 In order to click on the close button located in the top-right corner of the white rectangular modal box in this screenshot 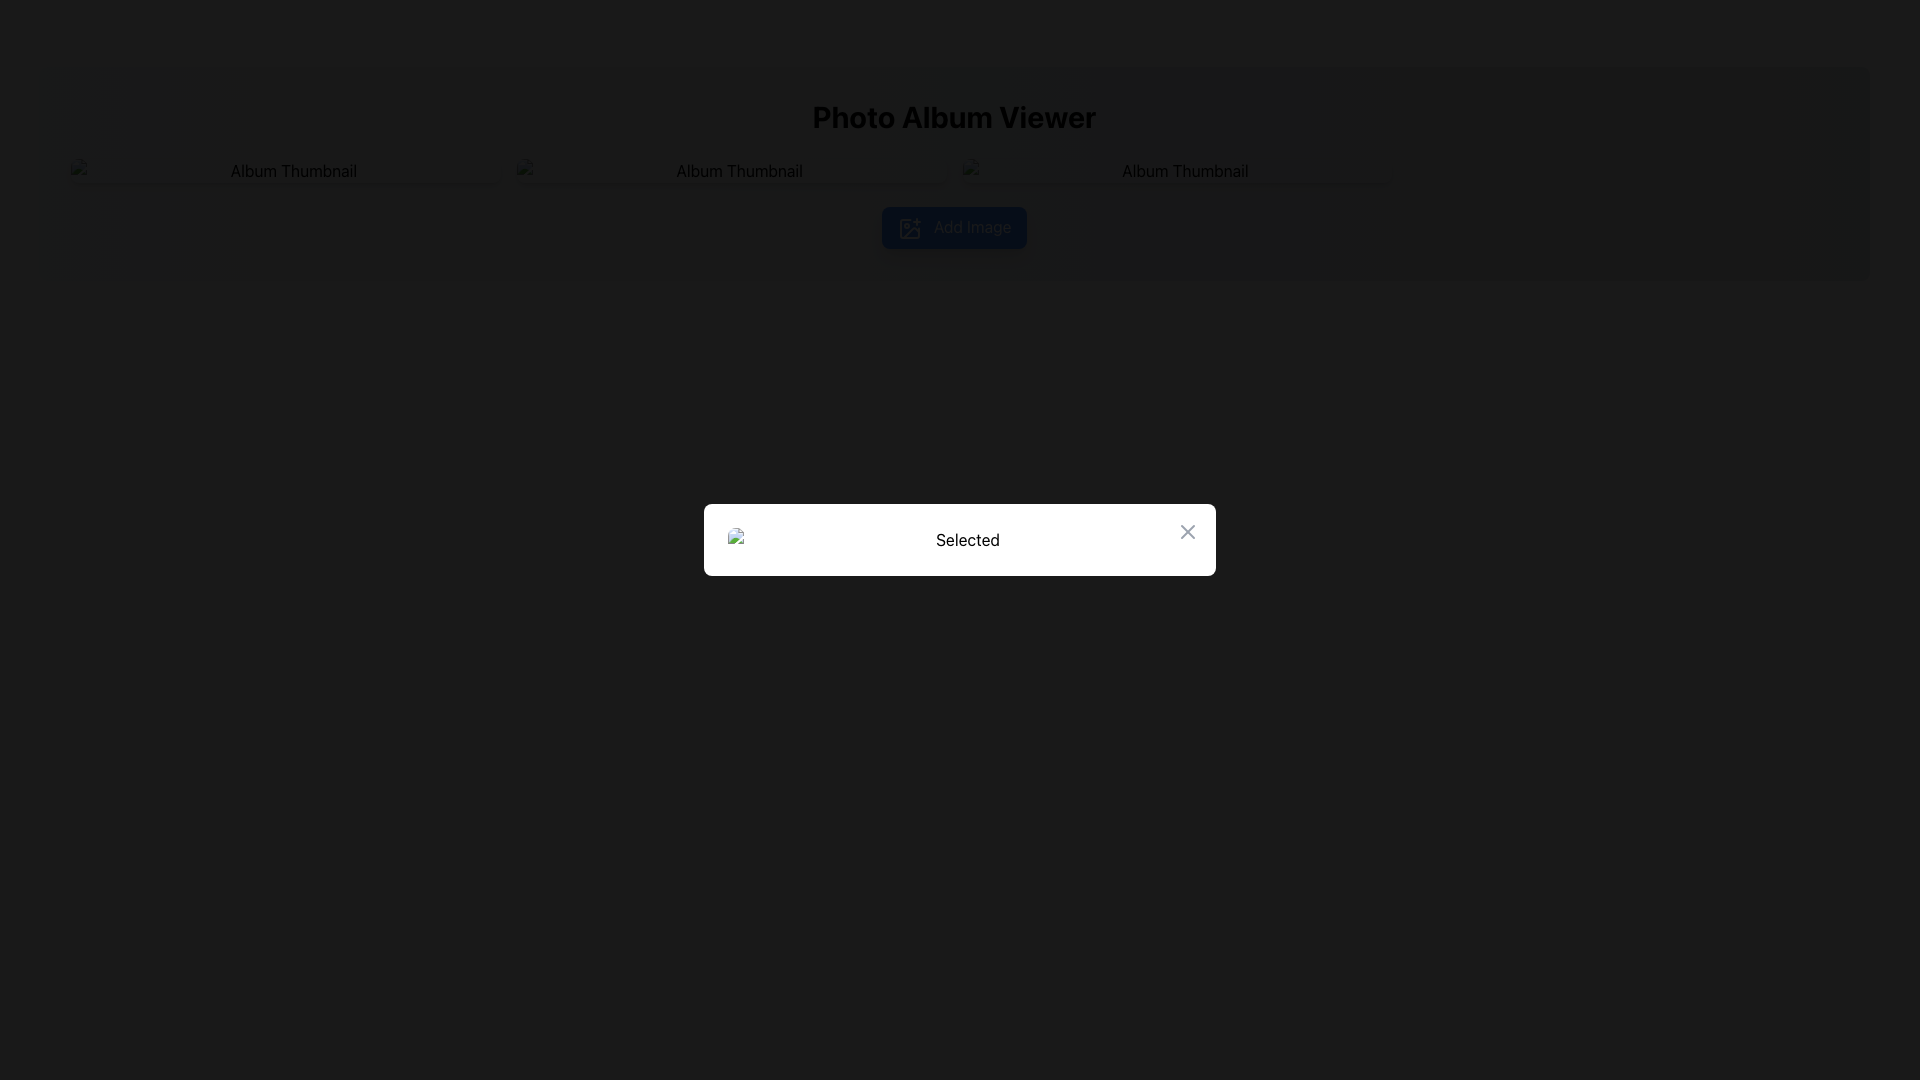, I will do `click(1188, 531)`.